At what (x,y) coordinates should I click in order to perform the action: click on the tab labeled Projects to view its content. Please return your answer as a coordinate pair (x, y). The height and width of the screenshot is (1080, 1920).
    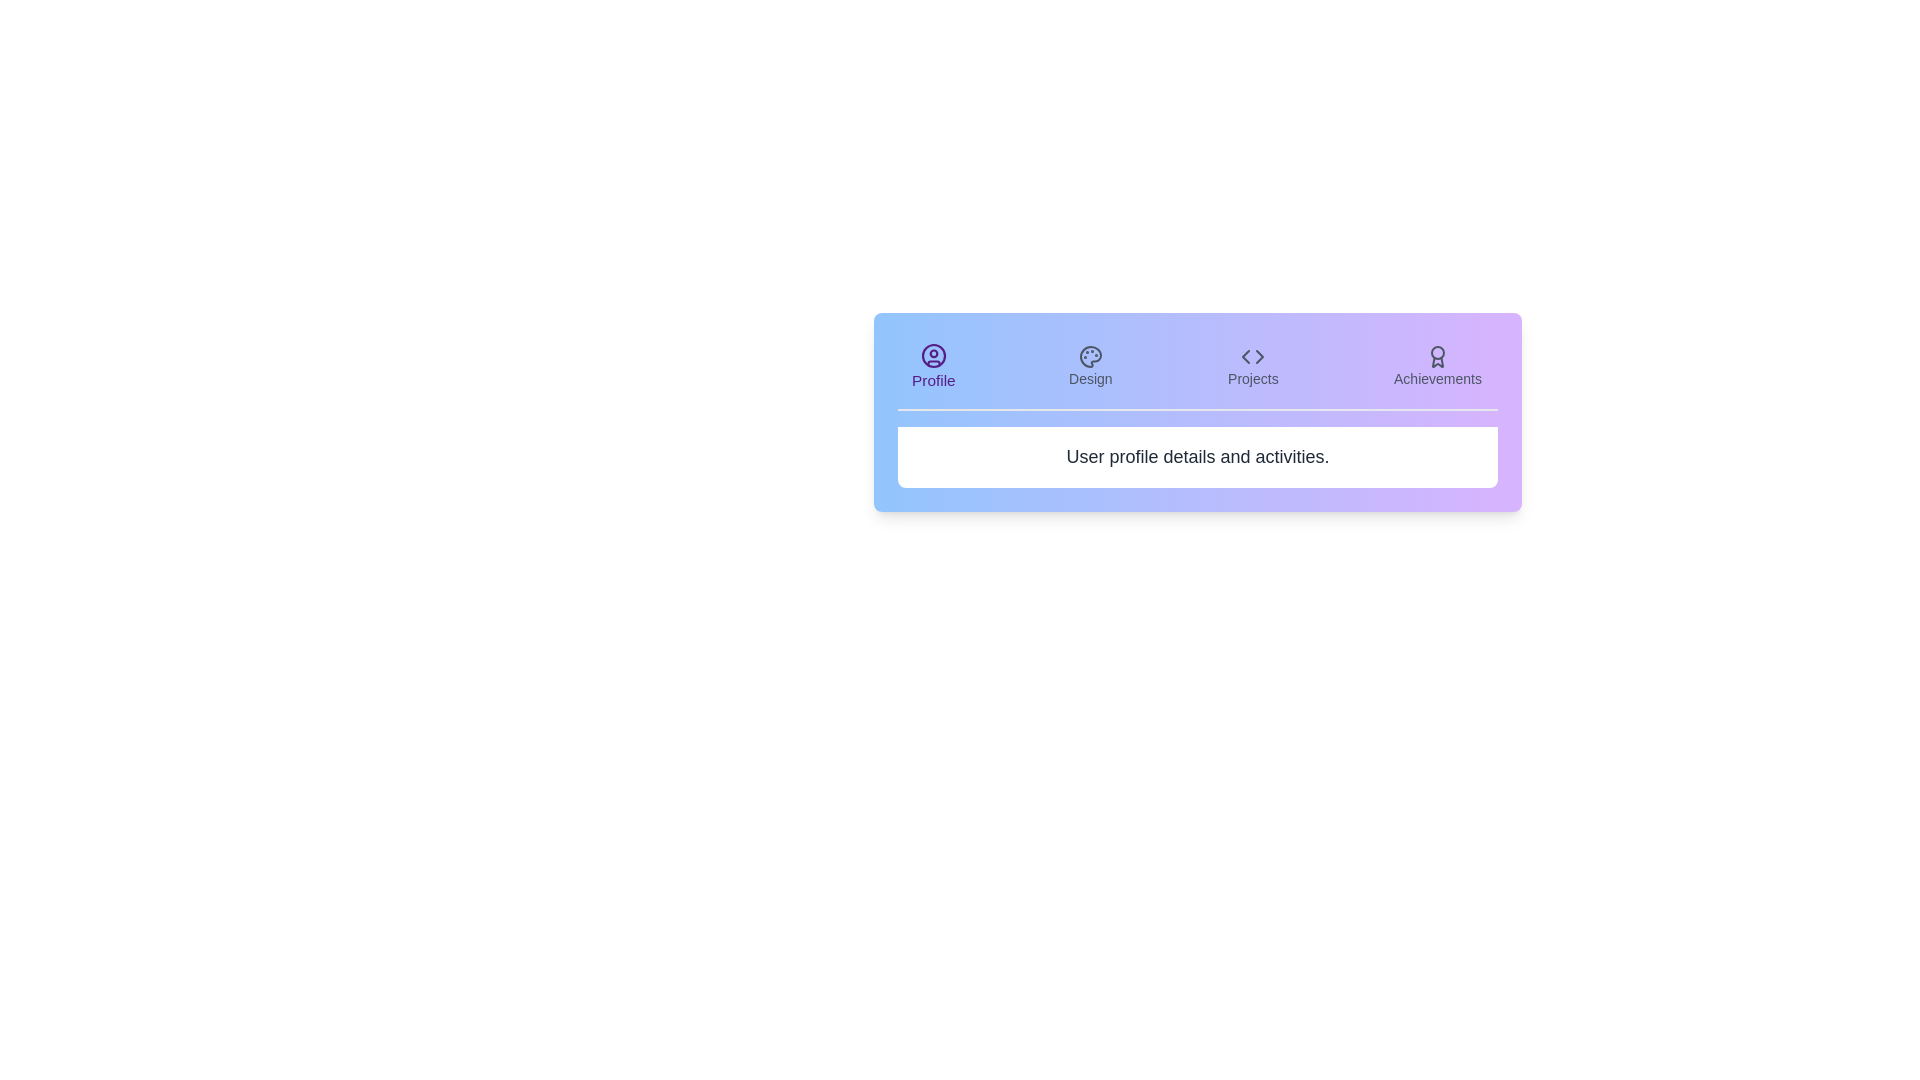
    Looking at the image, I should click on (1252, 366).